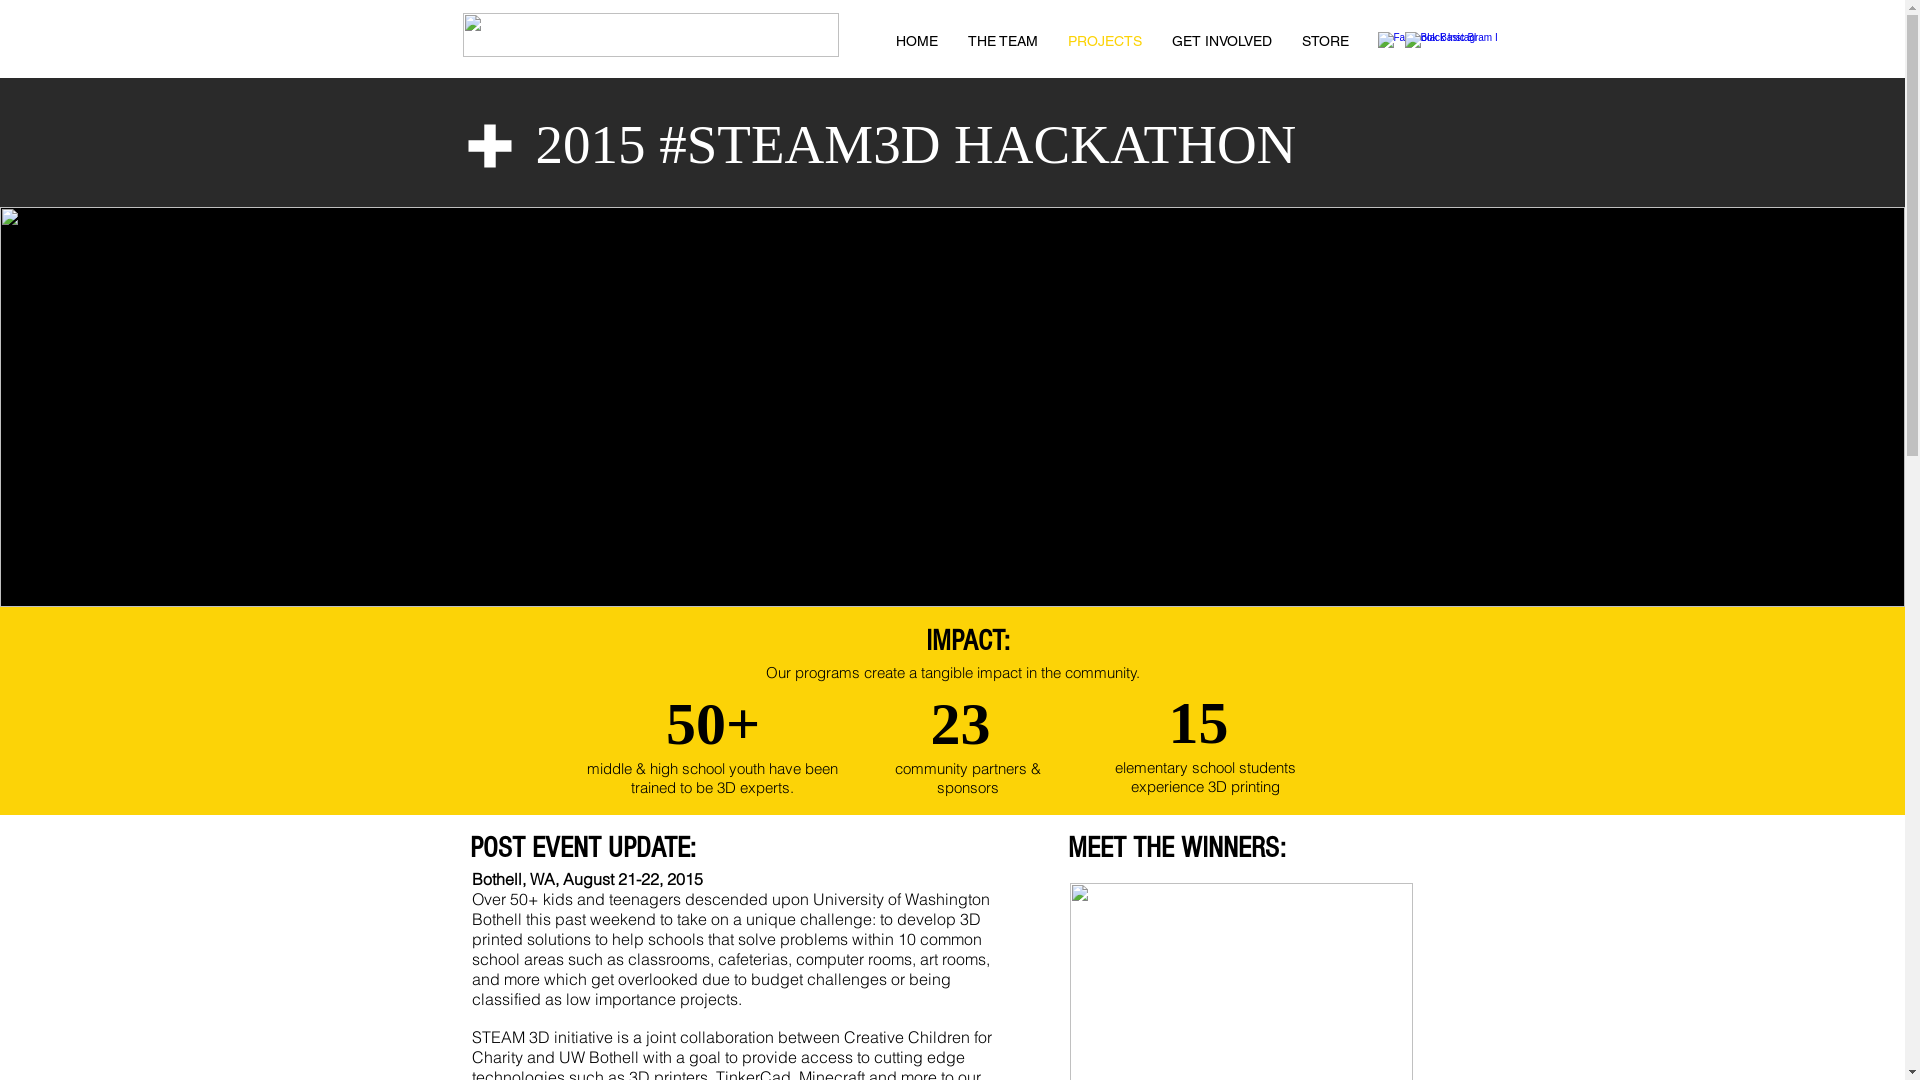 Image resolution: width=1920 pixels, height=1080 pixels. What do you see at coordinates (1002, 41) in the screenshot?
I see `'THE TEAM'` at bounding box center [1002, 41].